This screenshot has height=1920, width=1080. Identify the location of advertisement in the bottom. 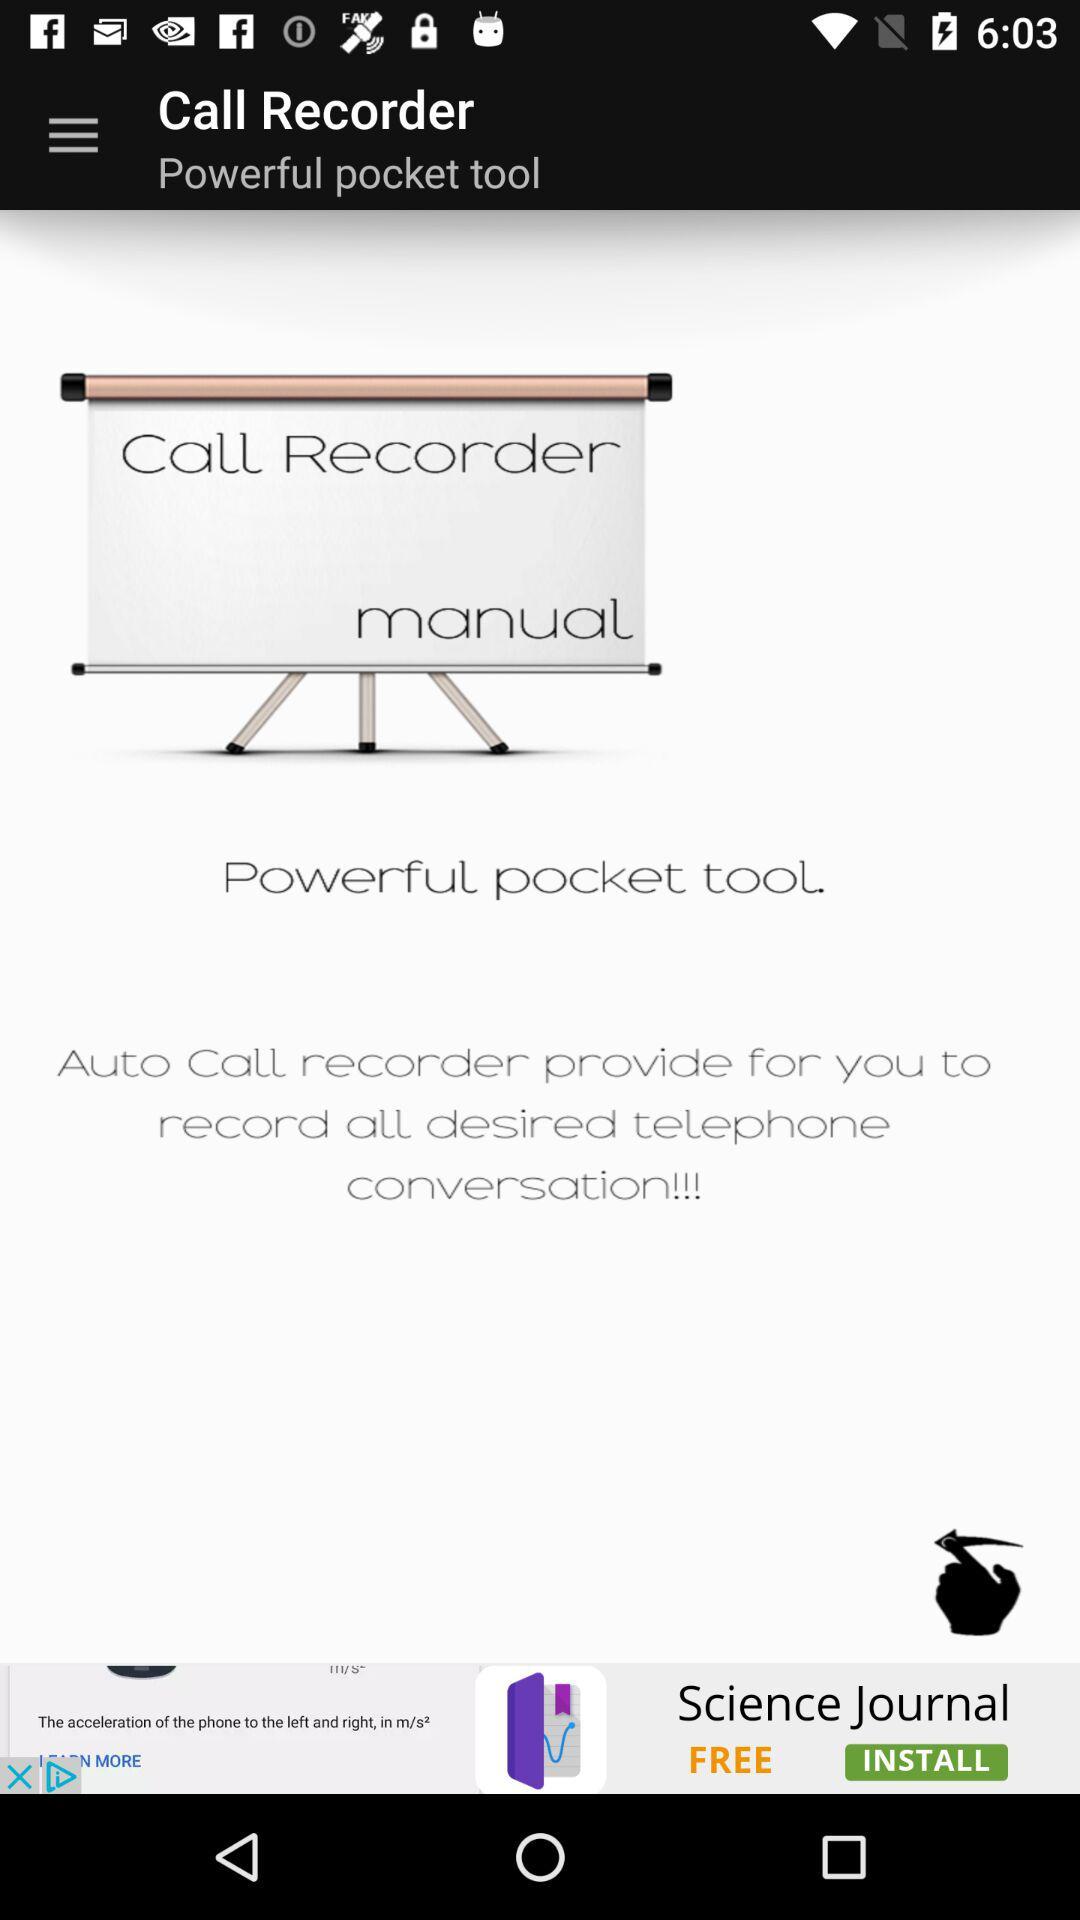
(540, 1727).